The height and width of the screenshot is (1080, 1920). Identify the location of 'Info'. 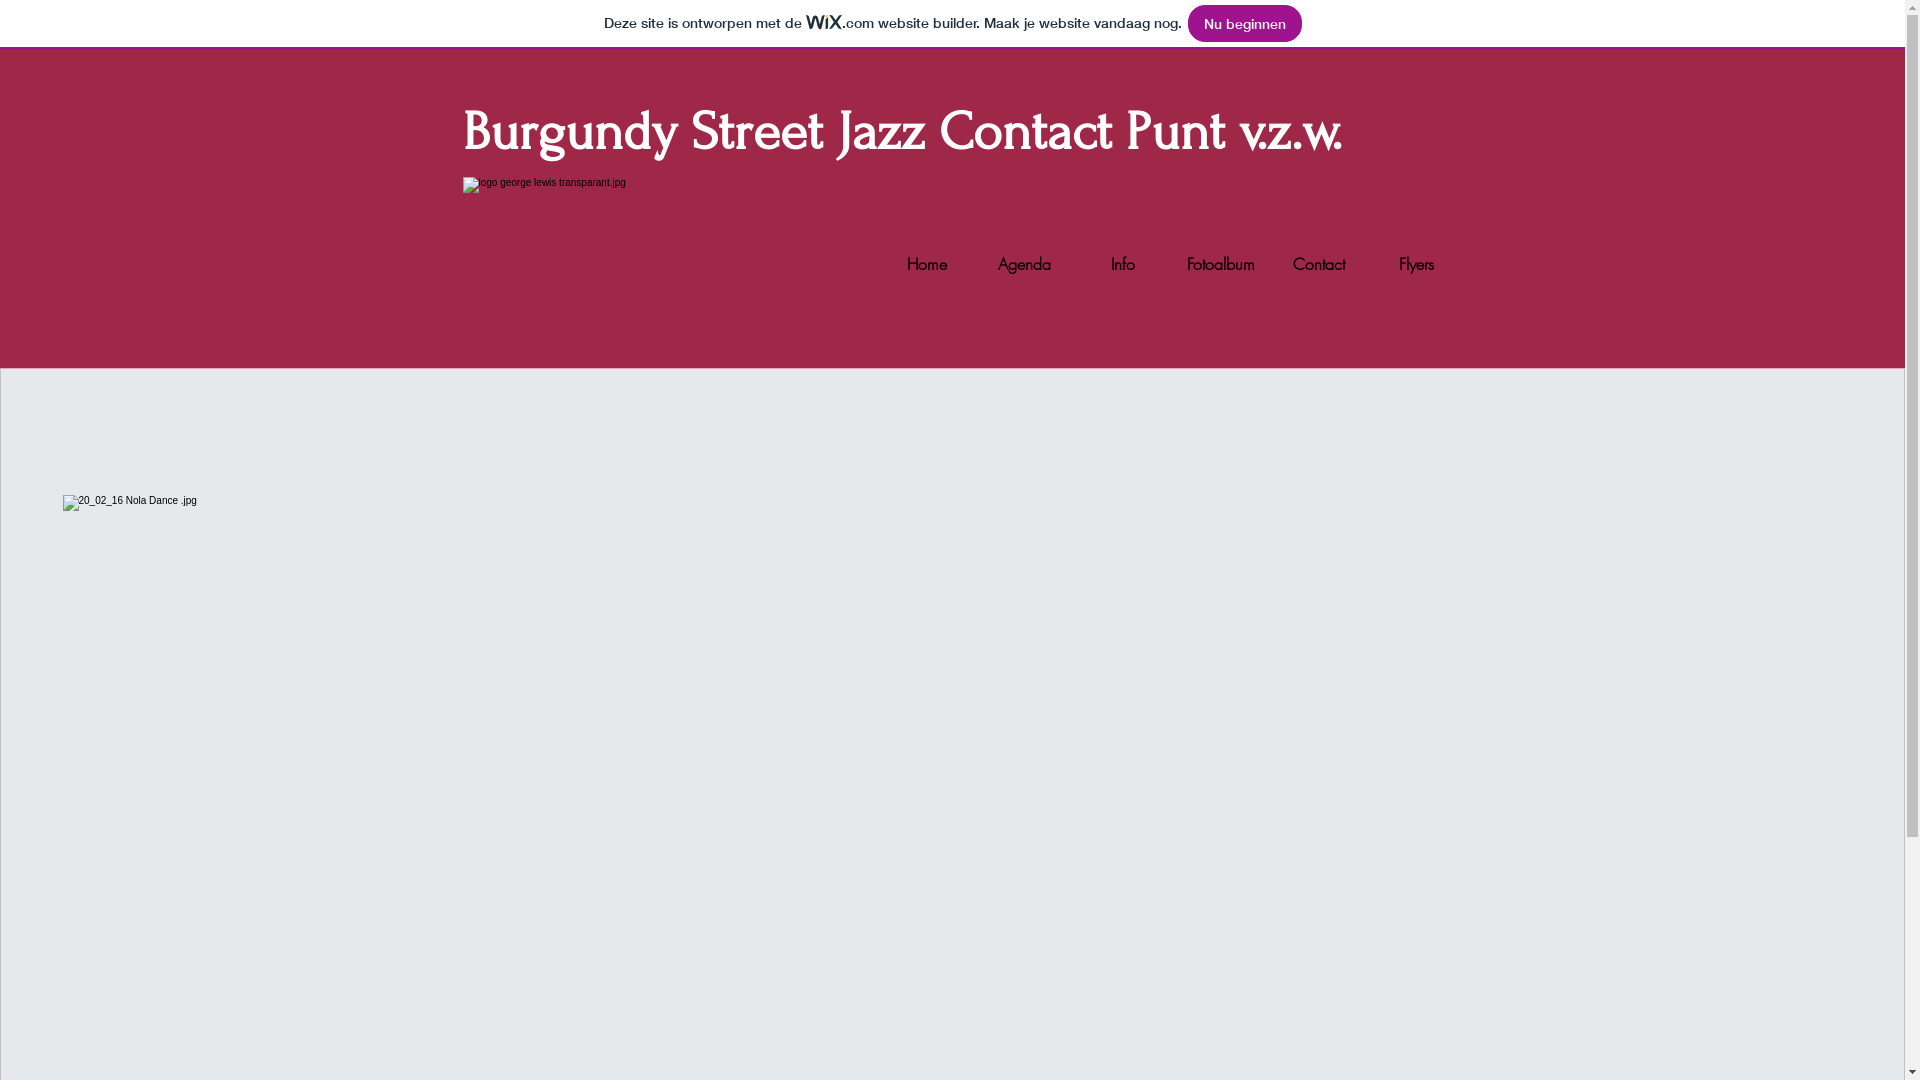
(1123, 262).